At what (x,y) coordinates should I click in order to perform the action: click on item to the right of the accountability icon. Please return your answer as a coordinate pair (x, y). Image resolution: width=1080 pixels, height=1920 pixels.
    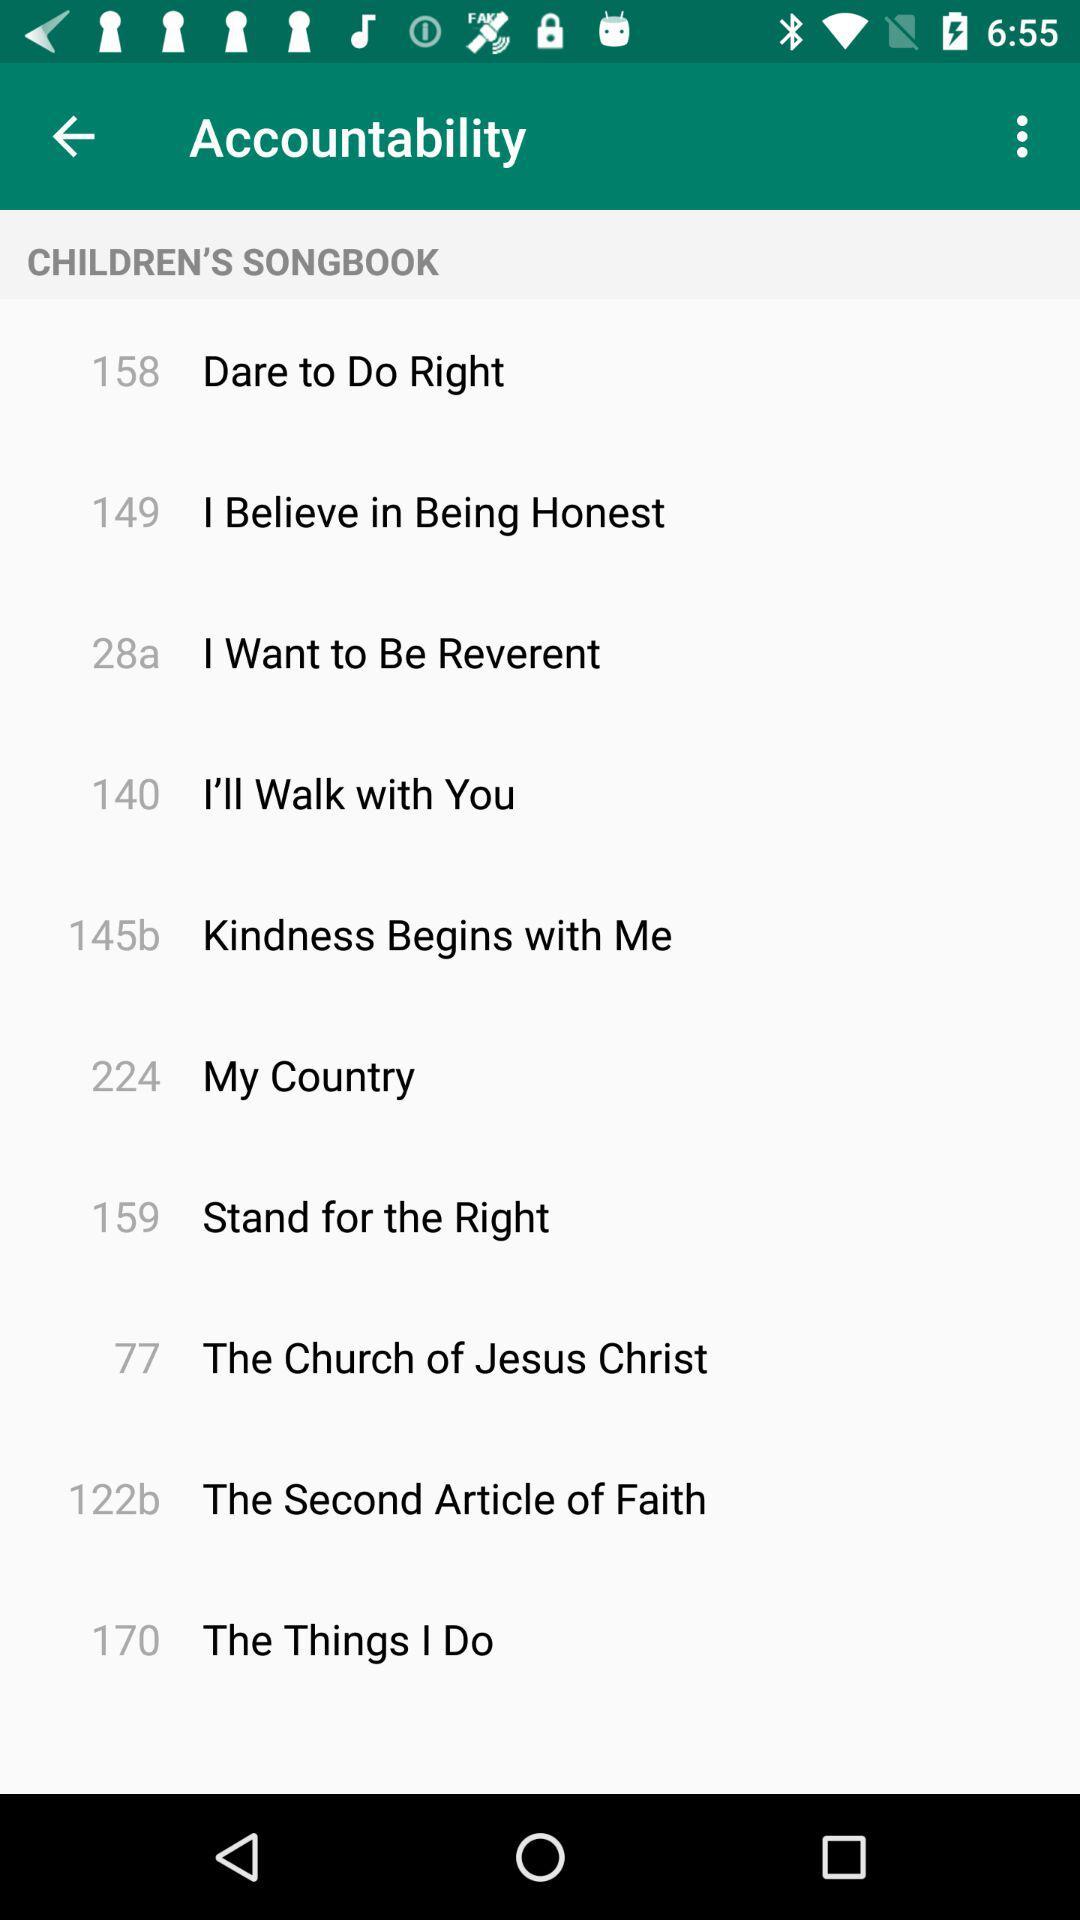
    Looking at the image, I should click on (1027, 135).